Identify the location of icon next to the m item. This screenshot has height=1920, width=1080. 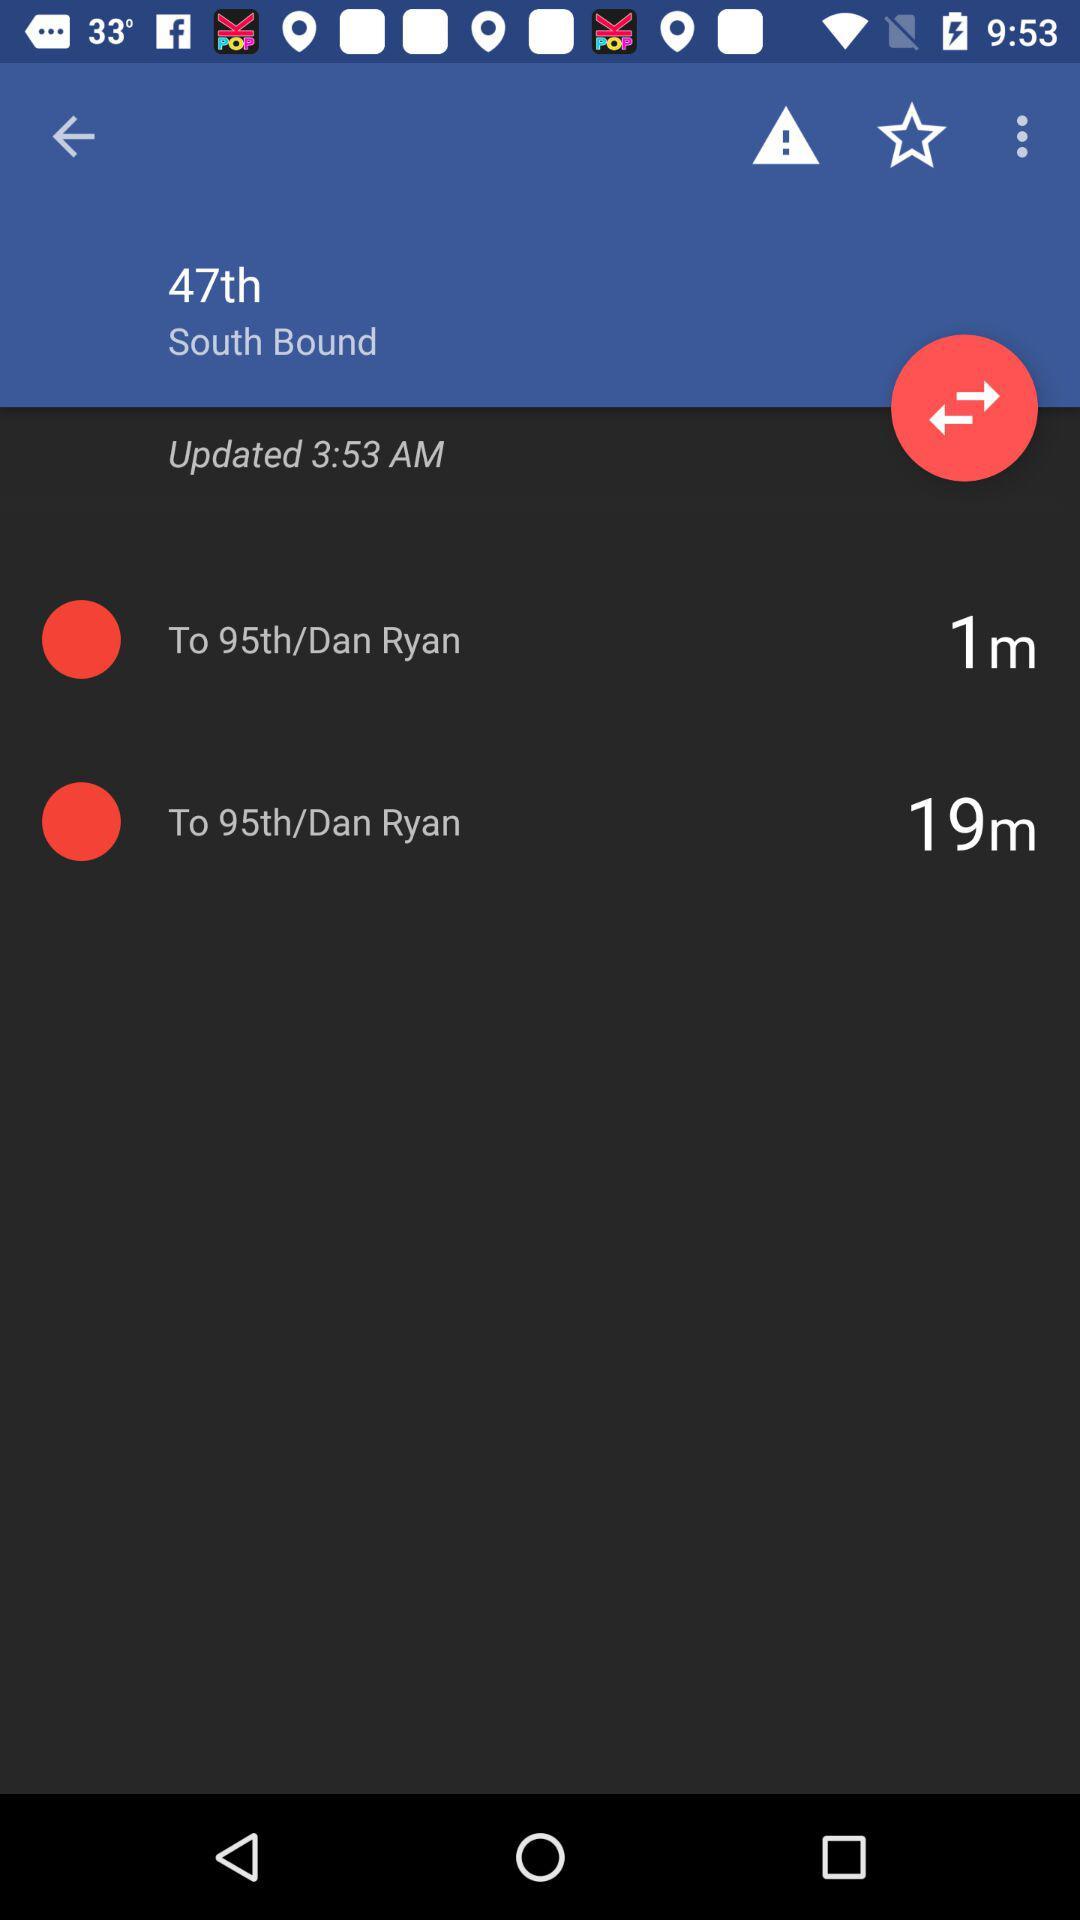
(966, 638).